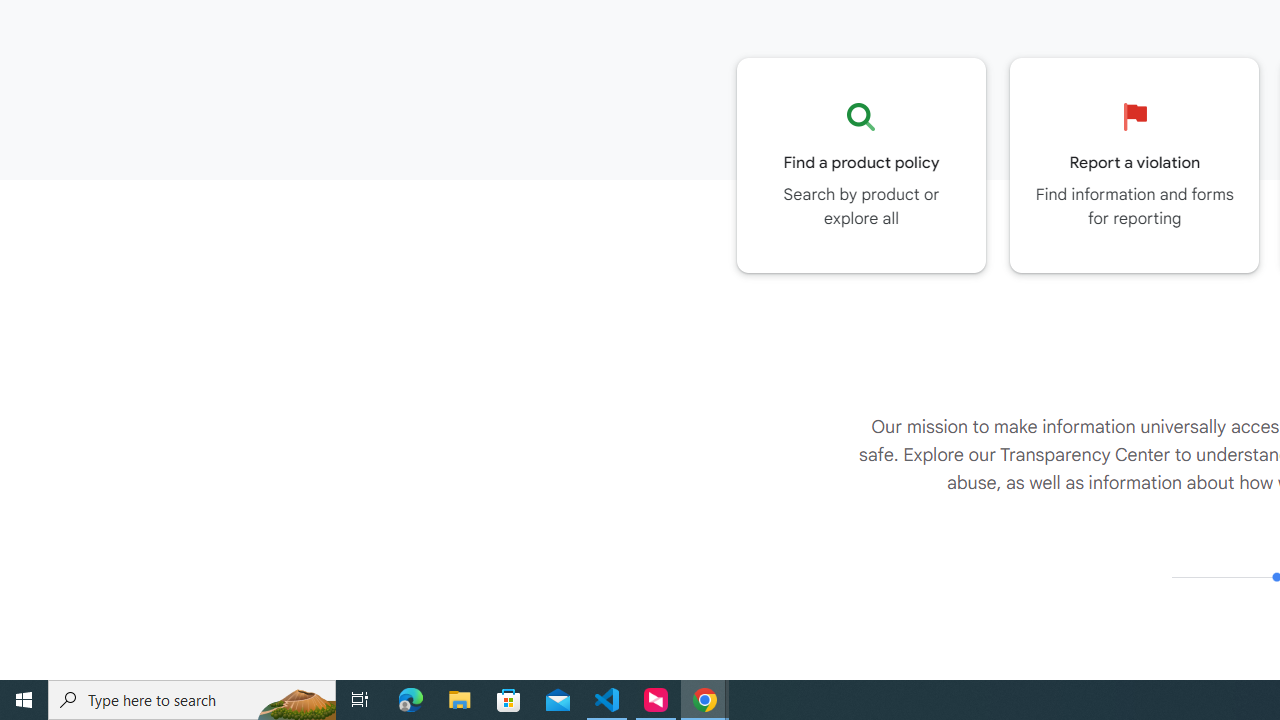 The image size is (1280, 720). What do you see at coordinates (1134, 164) in the screenshot?
I see `'Go to the Reporting and appeals page'` at bounding box center [1134, 164].